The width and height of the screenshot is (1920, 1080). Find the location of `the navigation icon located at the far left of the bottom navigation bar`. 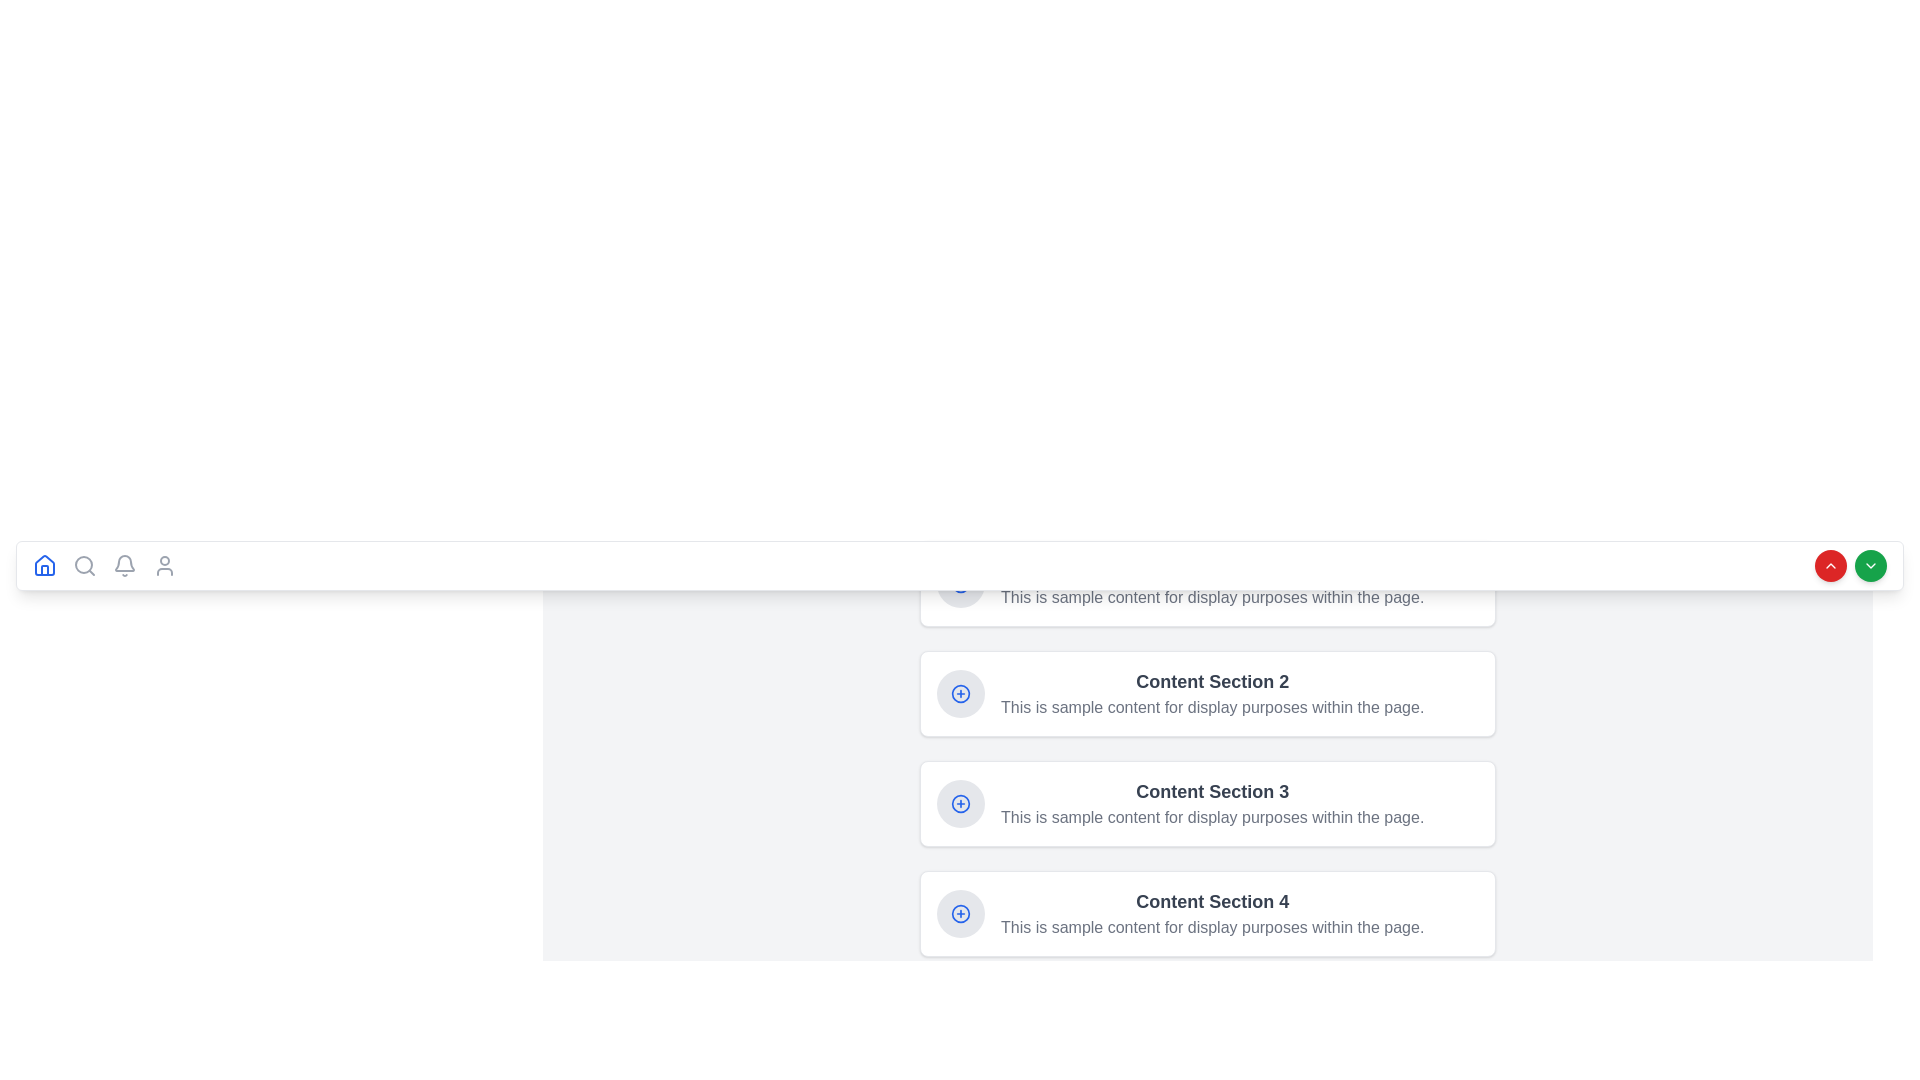

the navigation icon located at the far left of the bottom navigation bar is located at coordinates (44, 564).